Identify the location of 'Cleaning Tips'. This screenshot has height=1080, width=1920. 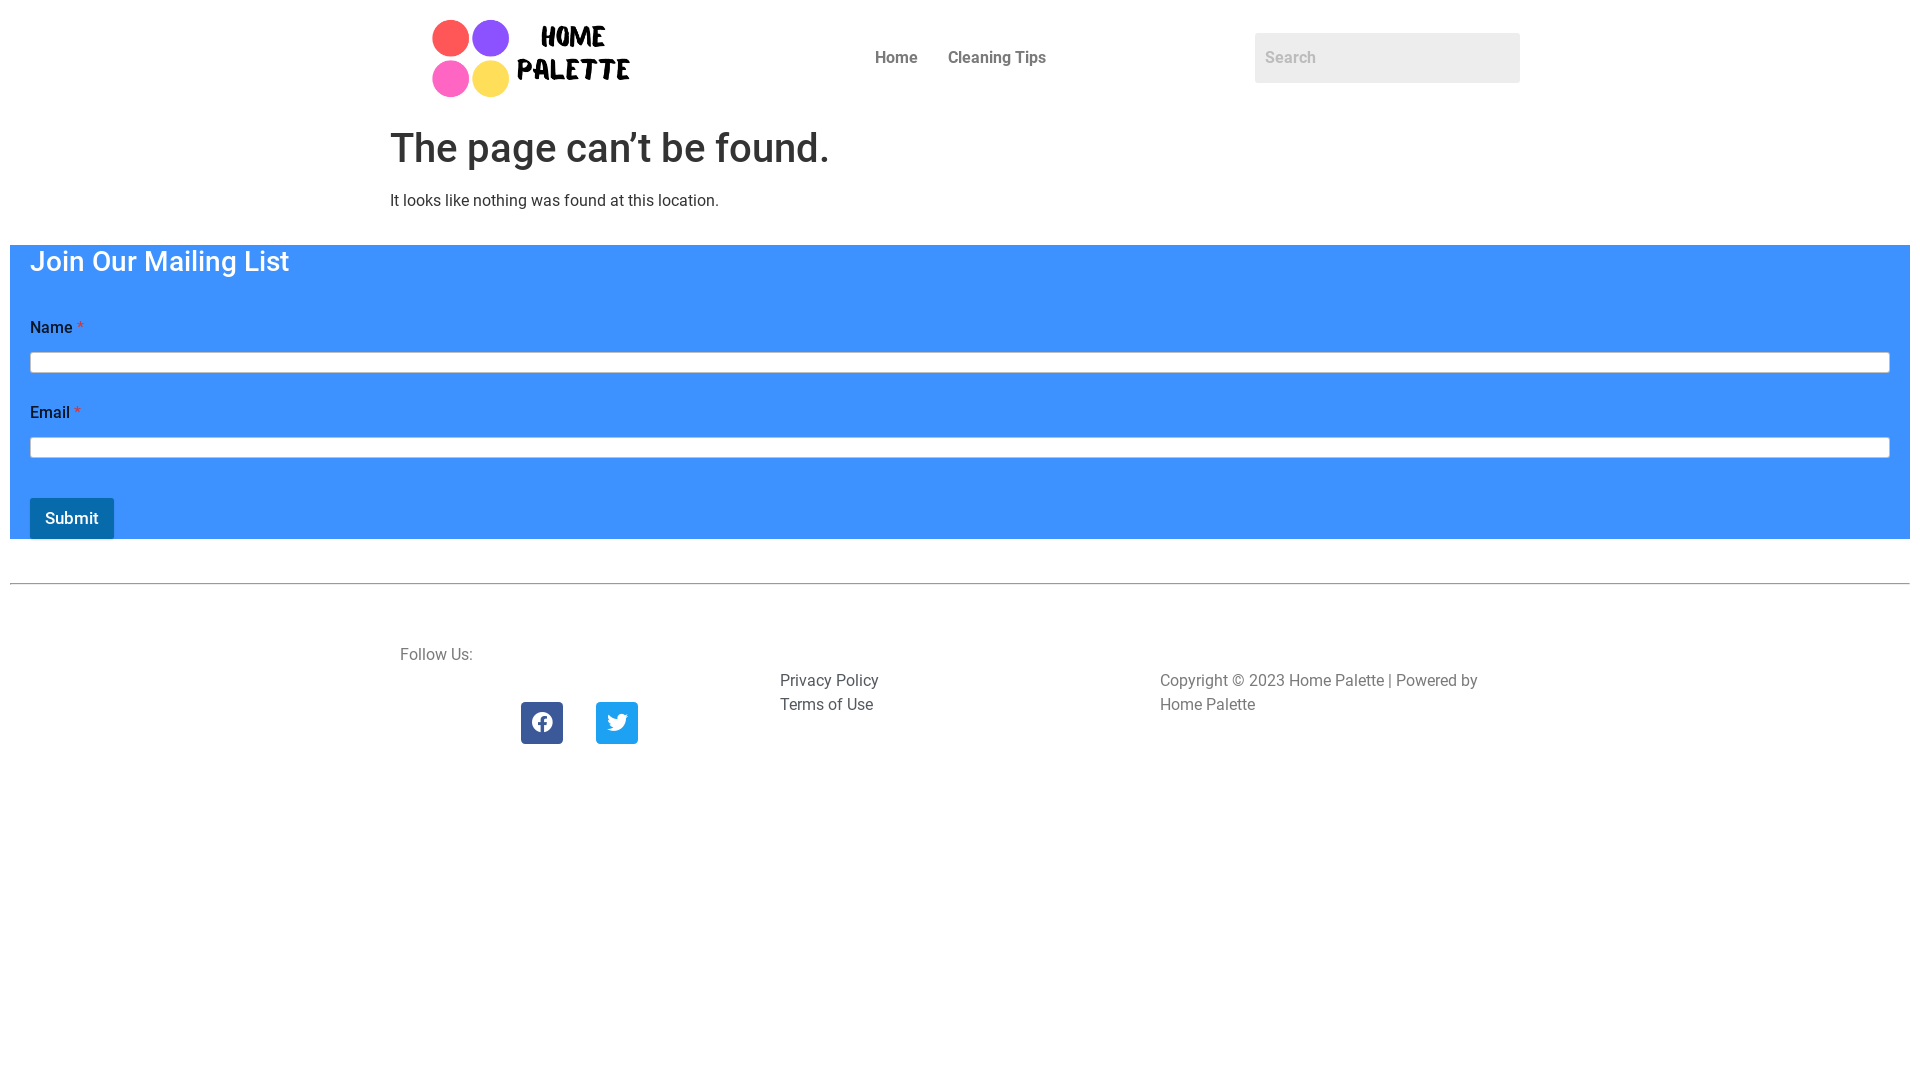
(996, 56).